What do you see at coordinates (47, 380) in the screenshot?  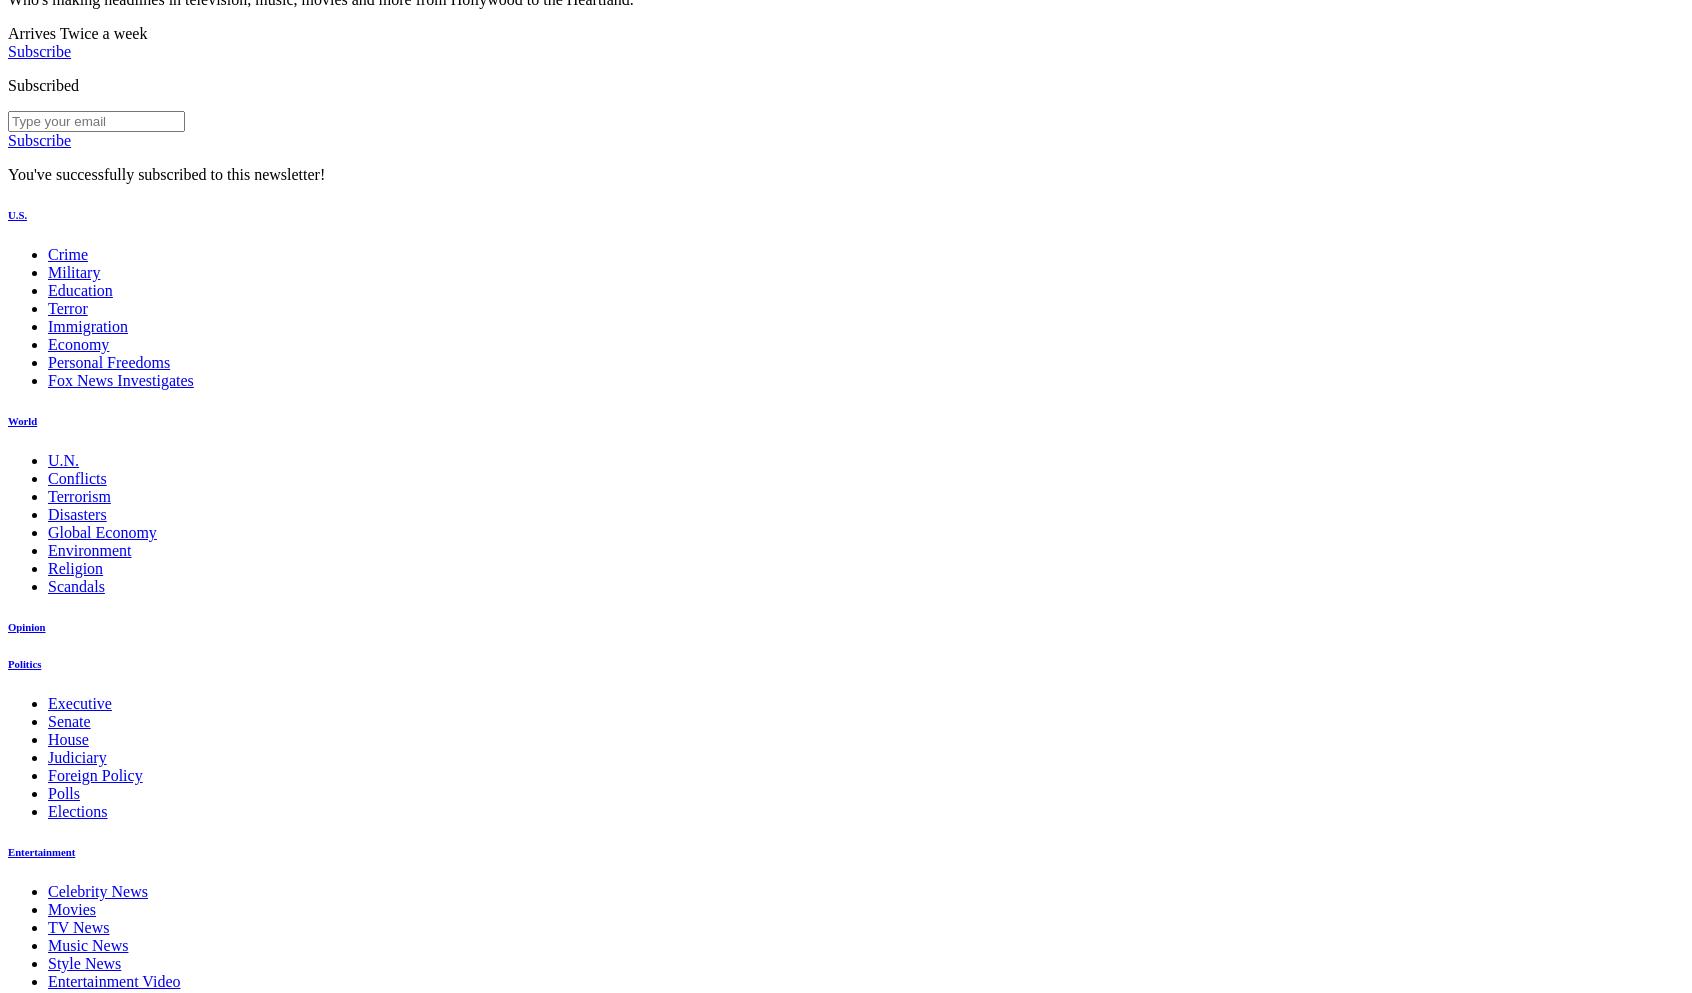 I see `'Fox News Investigates'` at bounding box center [47, 380].